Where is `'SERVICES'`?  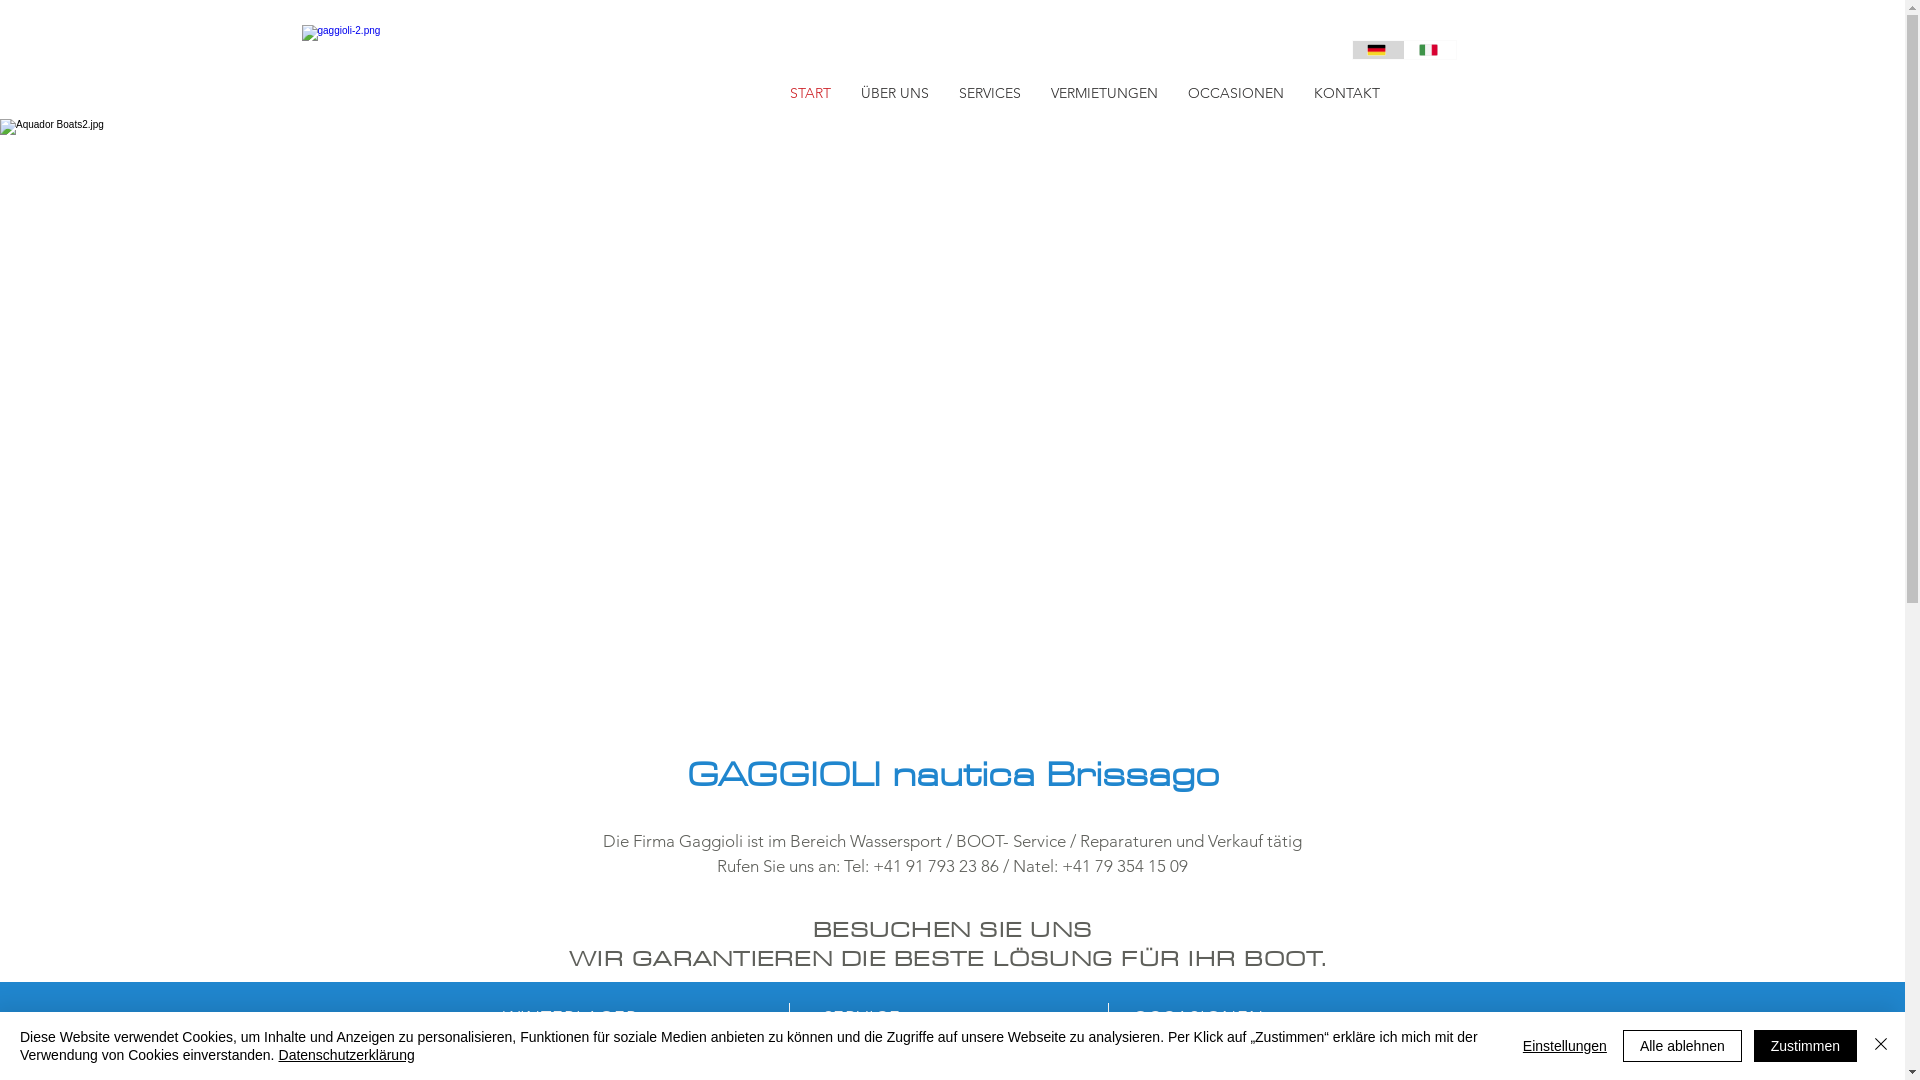
'SERVICES' is located at coordinates (989, 92).